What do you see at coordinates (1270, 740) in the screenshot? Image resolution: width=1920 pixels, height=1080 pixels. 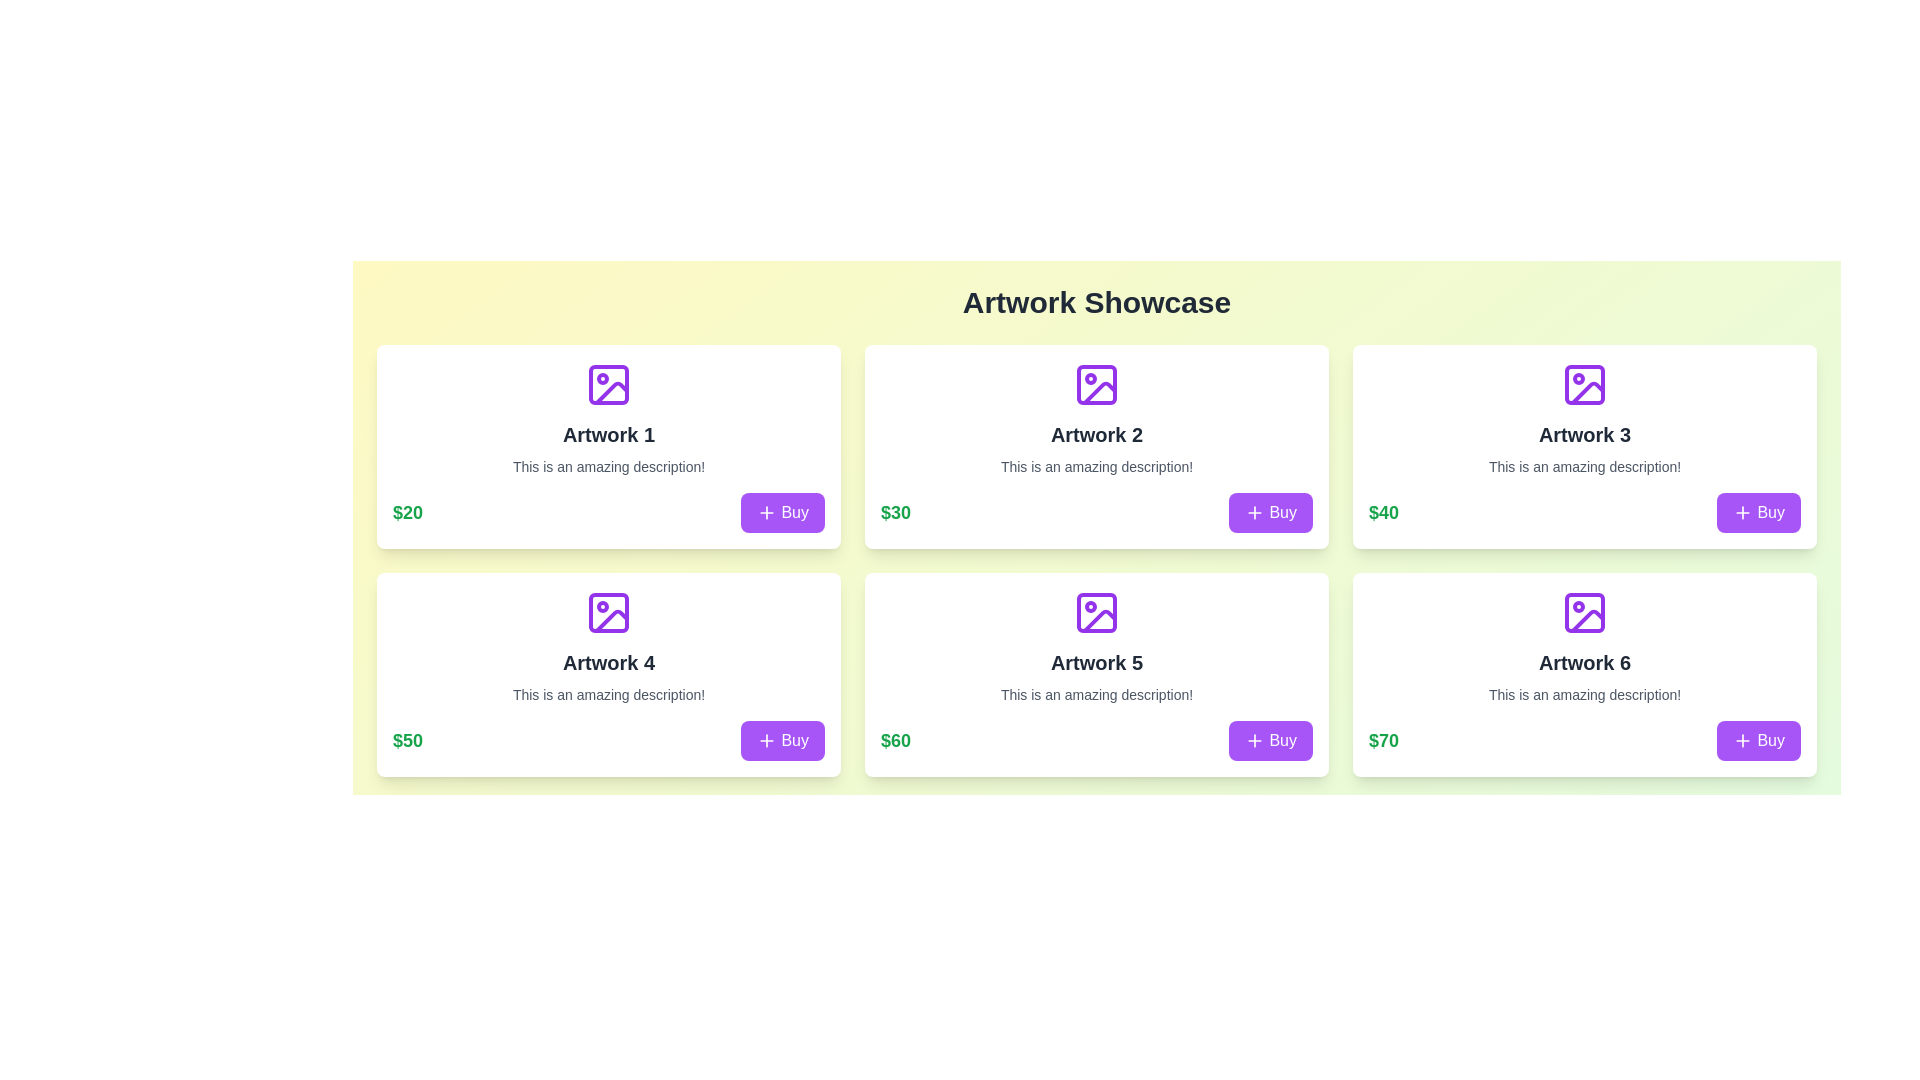 I see `the purchase button located in the lower right corner of the fifth artwork card, which displays a price of $60, to initiate the purchase action` at bounding box center [1270, 740].